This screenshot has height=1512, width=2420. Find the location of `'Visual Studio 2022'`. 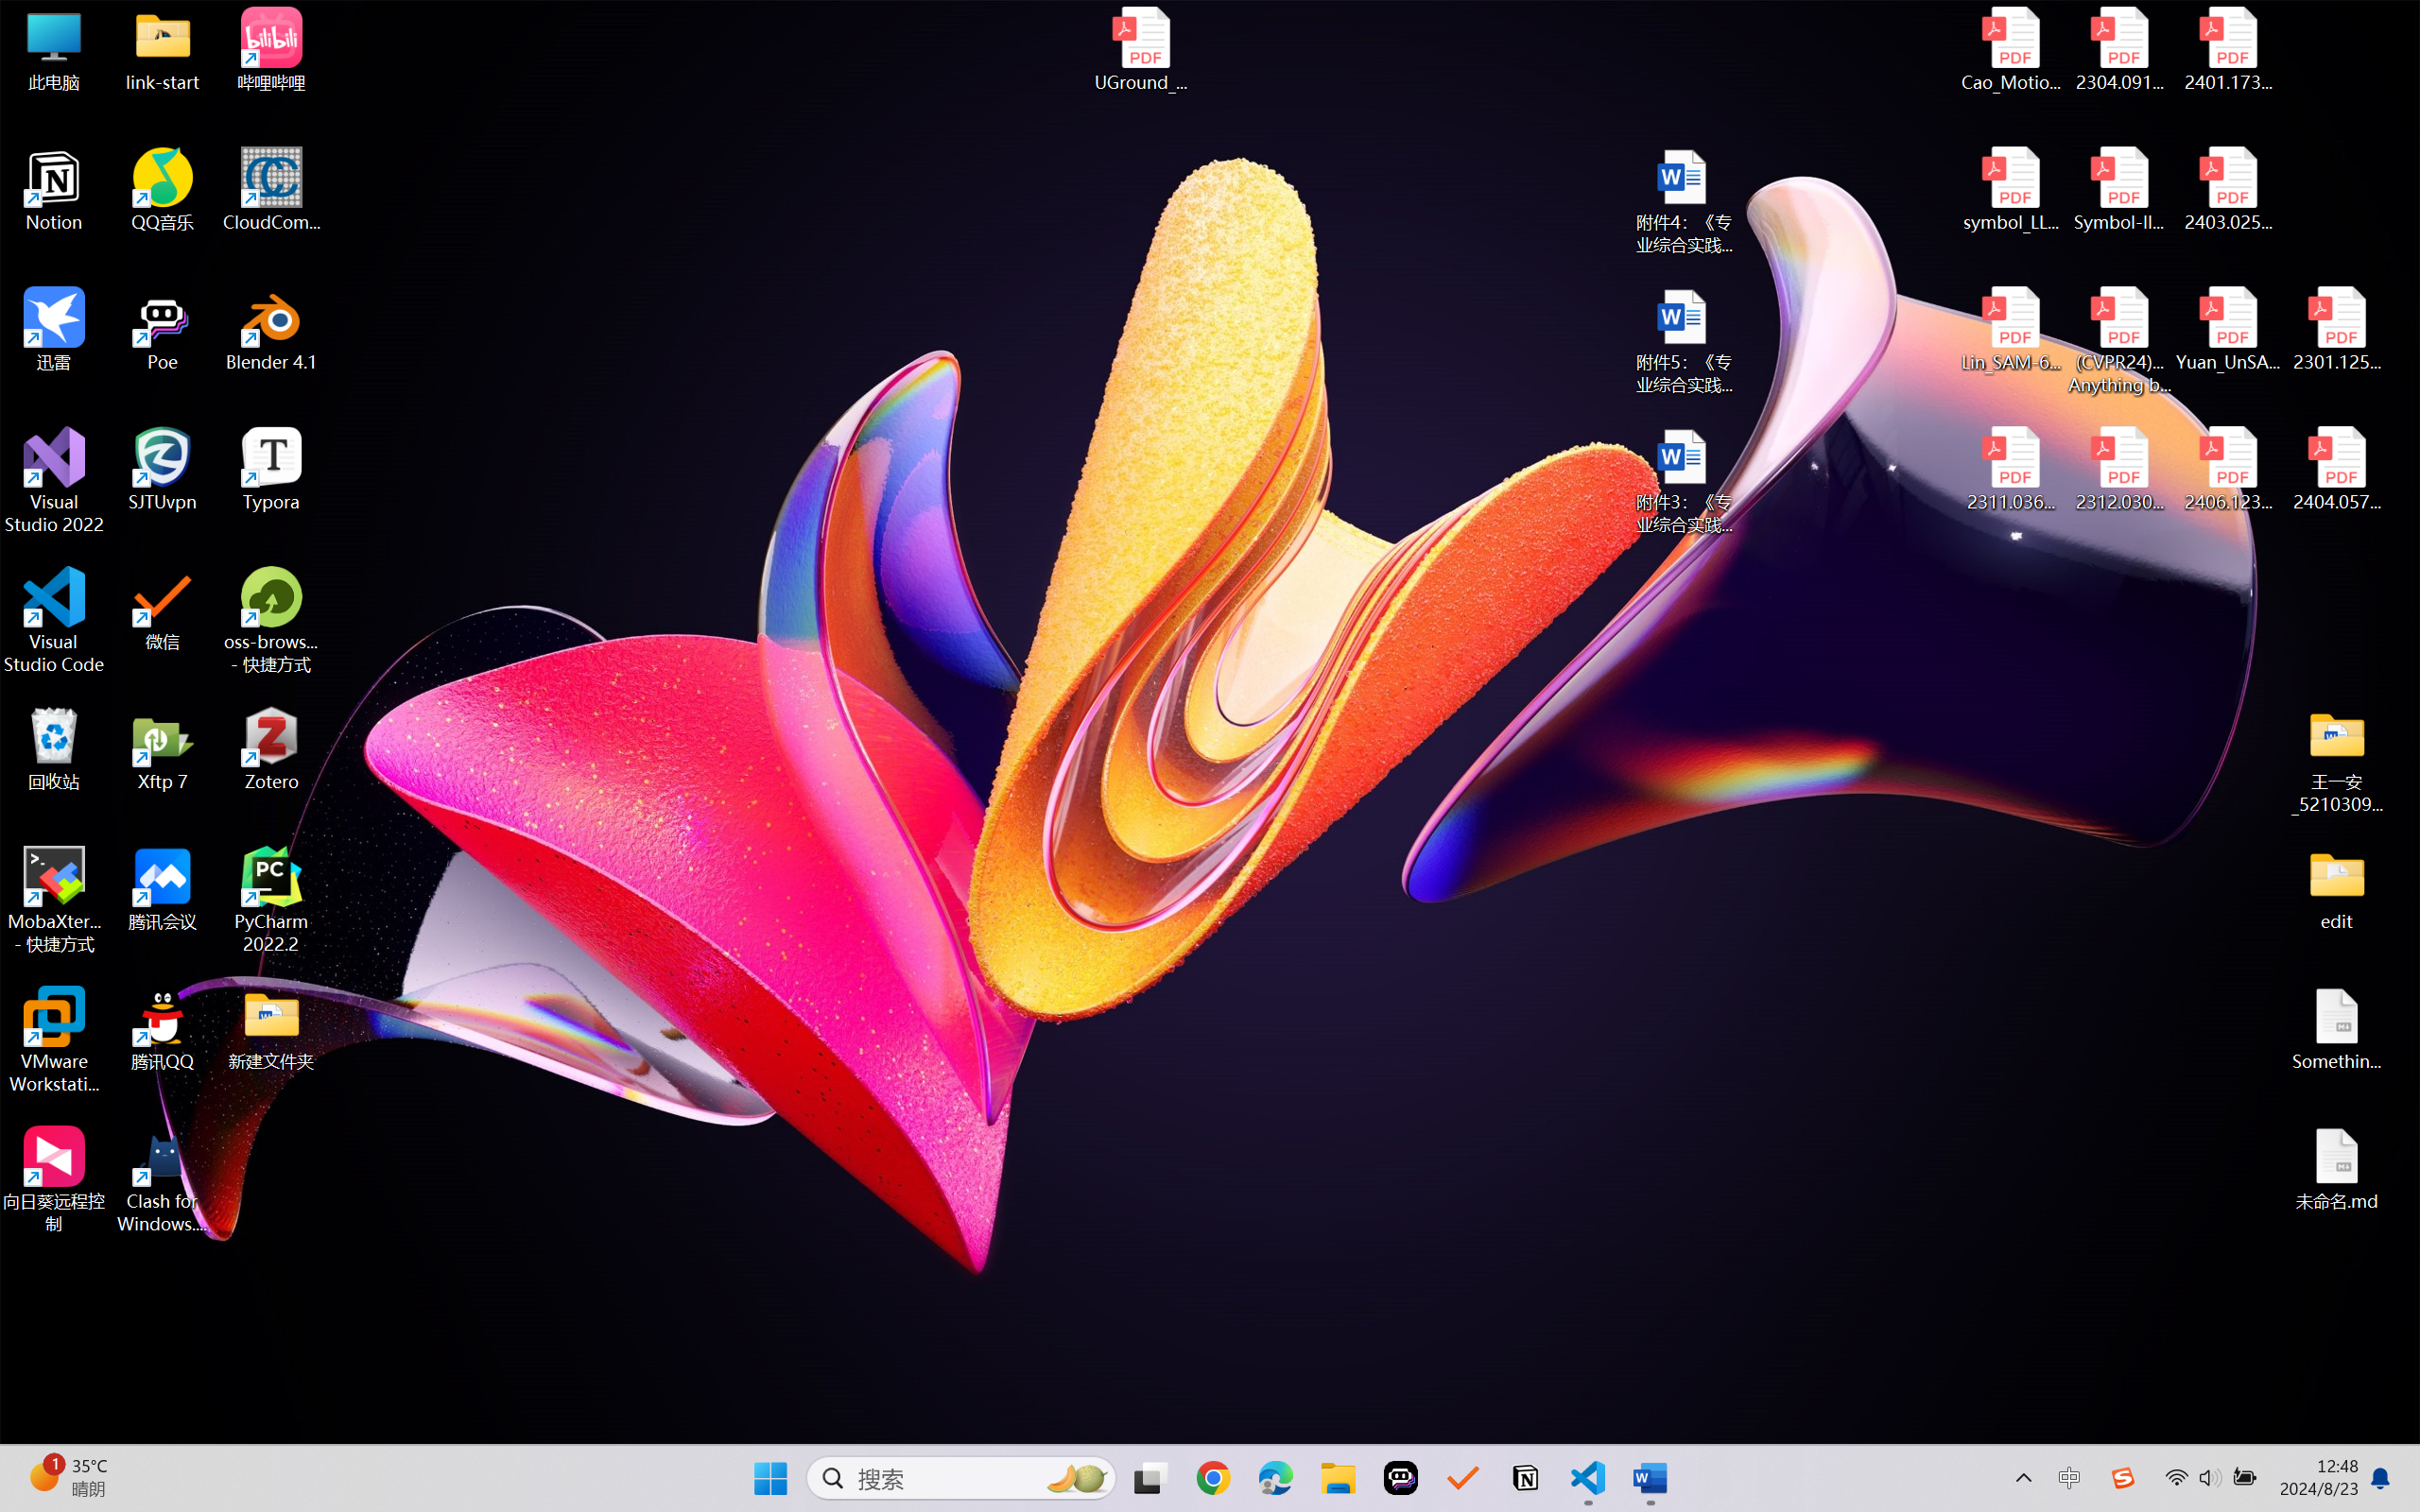

'Visual Studio 2022' is located at coordinates (53, 481).